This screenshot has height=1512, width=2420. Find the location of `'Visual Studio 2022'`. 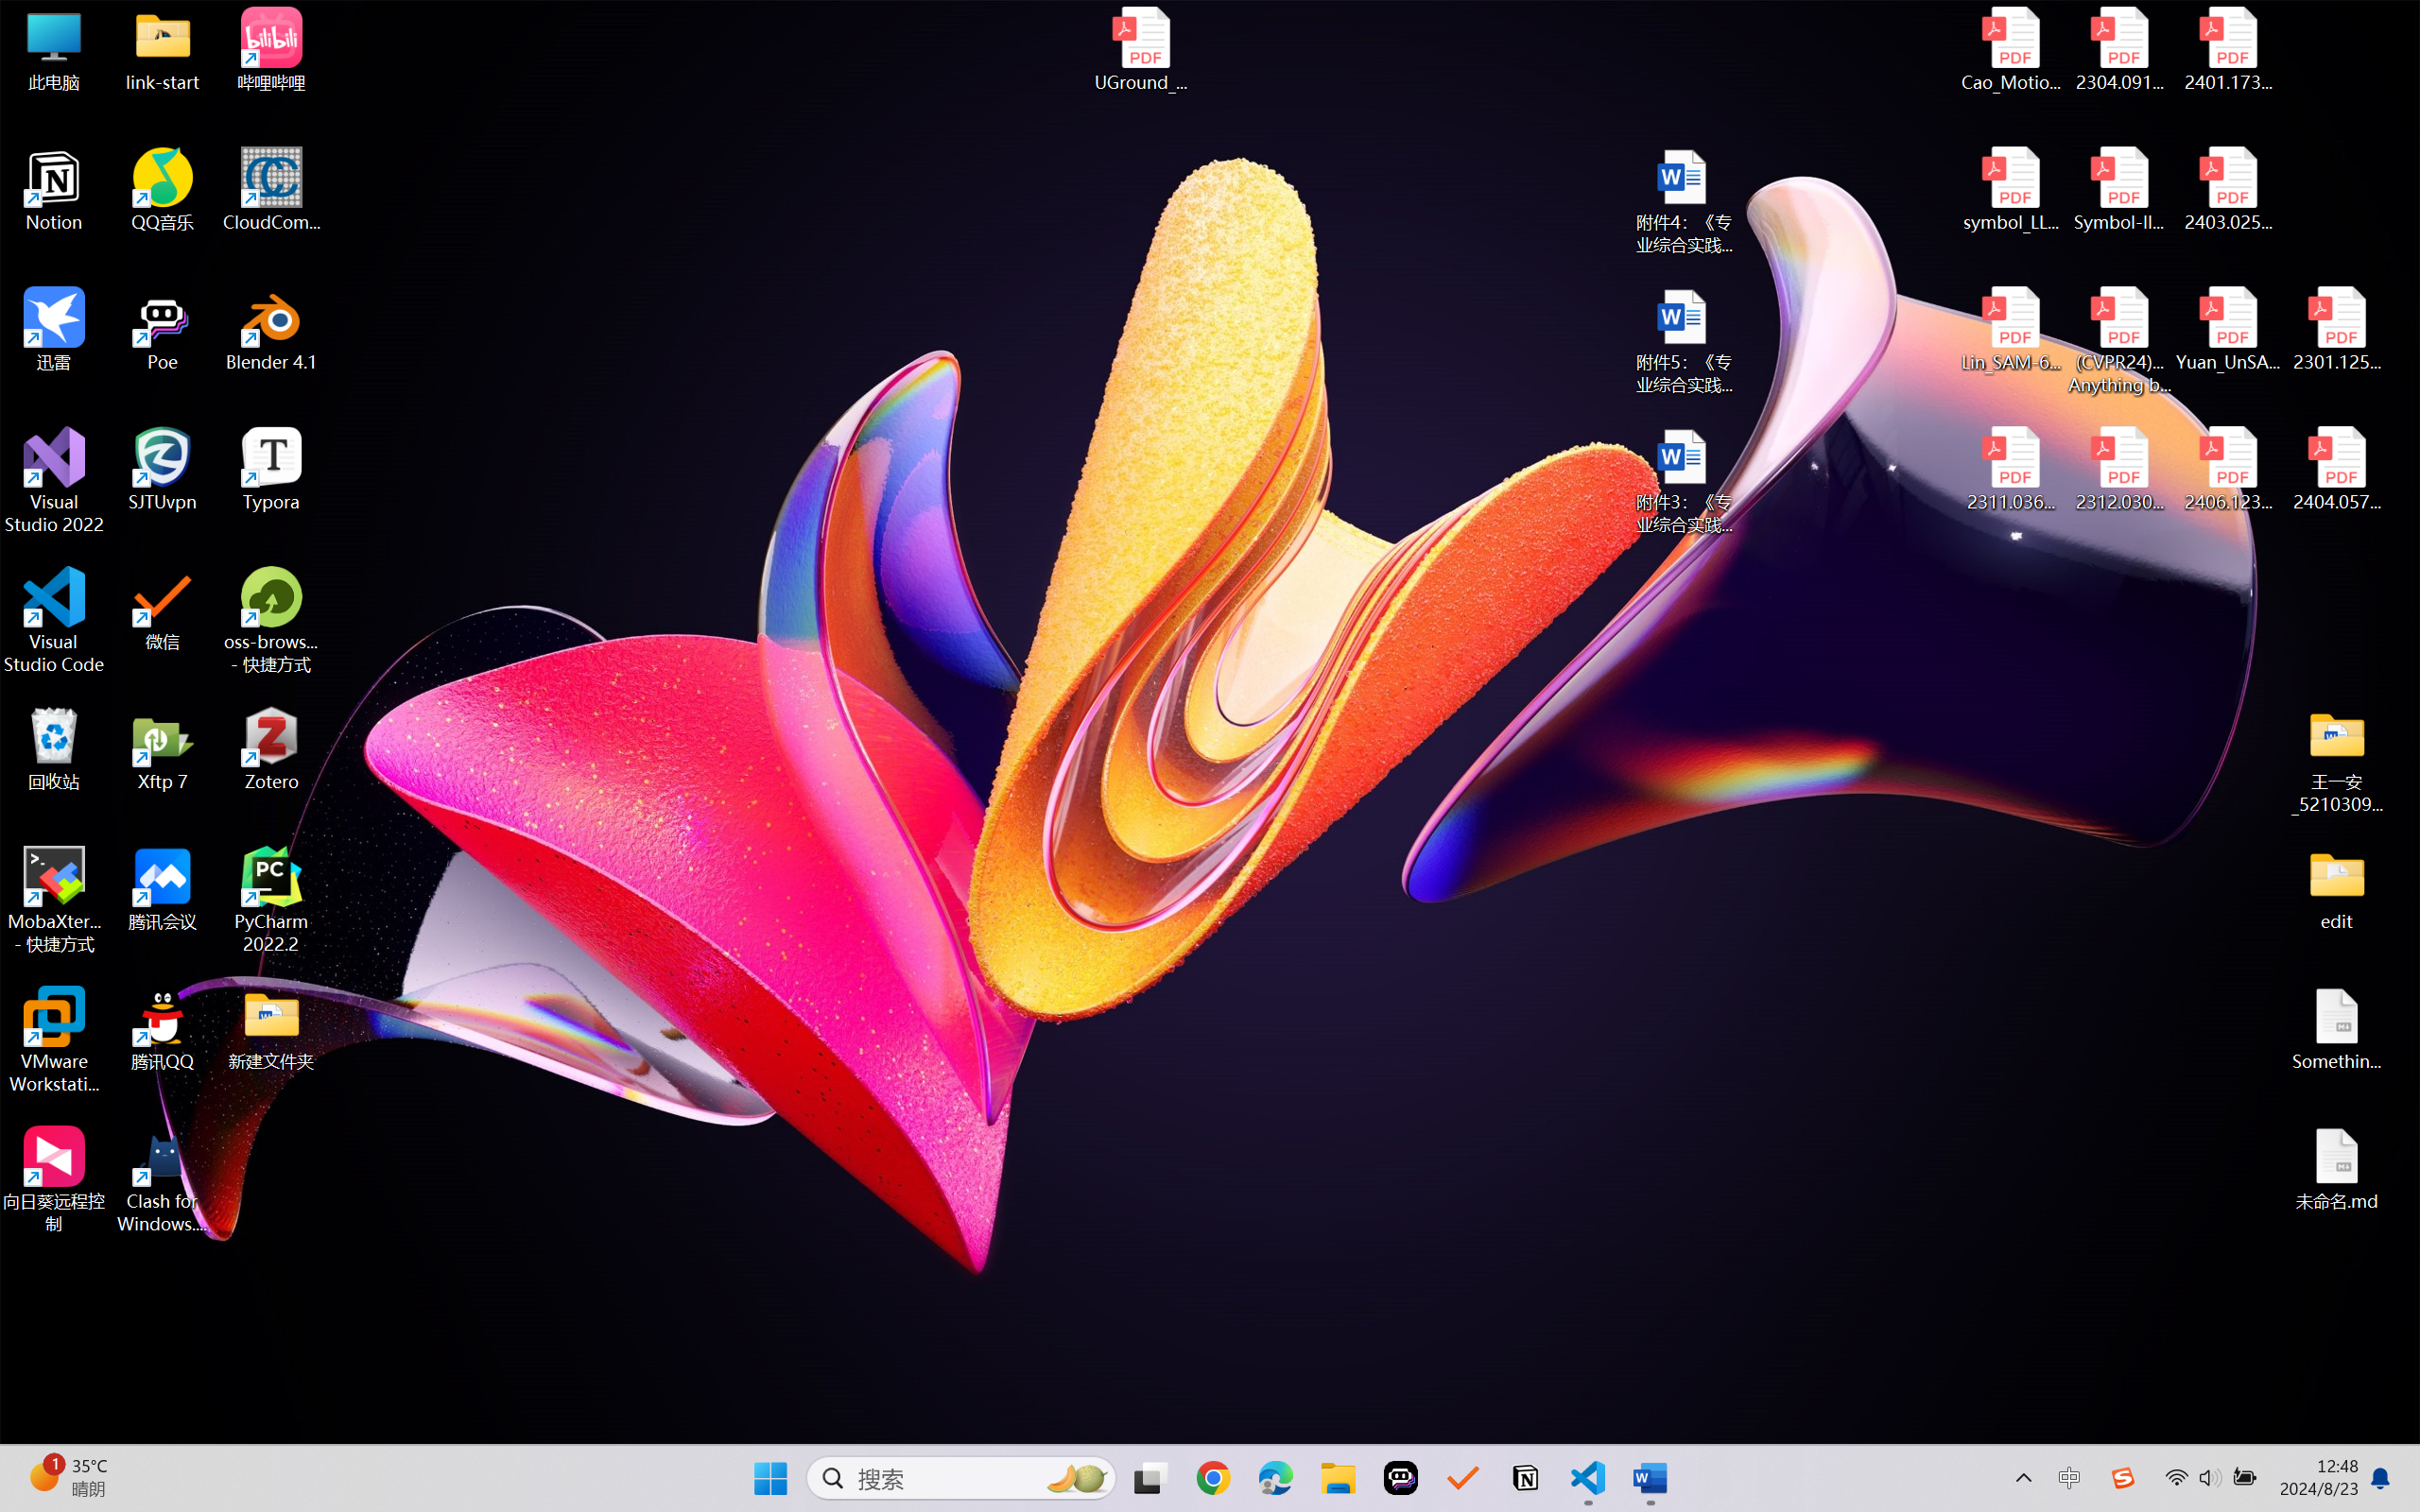

'Visual Studio 2022' is located at coordinates (53, 481).